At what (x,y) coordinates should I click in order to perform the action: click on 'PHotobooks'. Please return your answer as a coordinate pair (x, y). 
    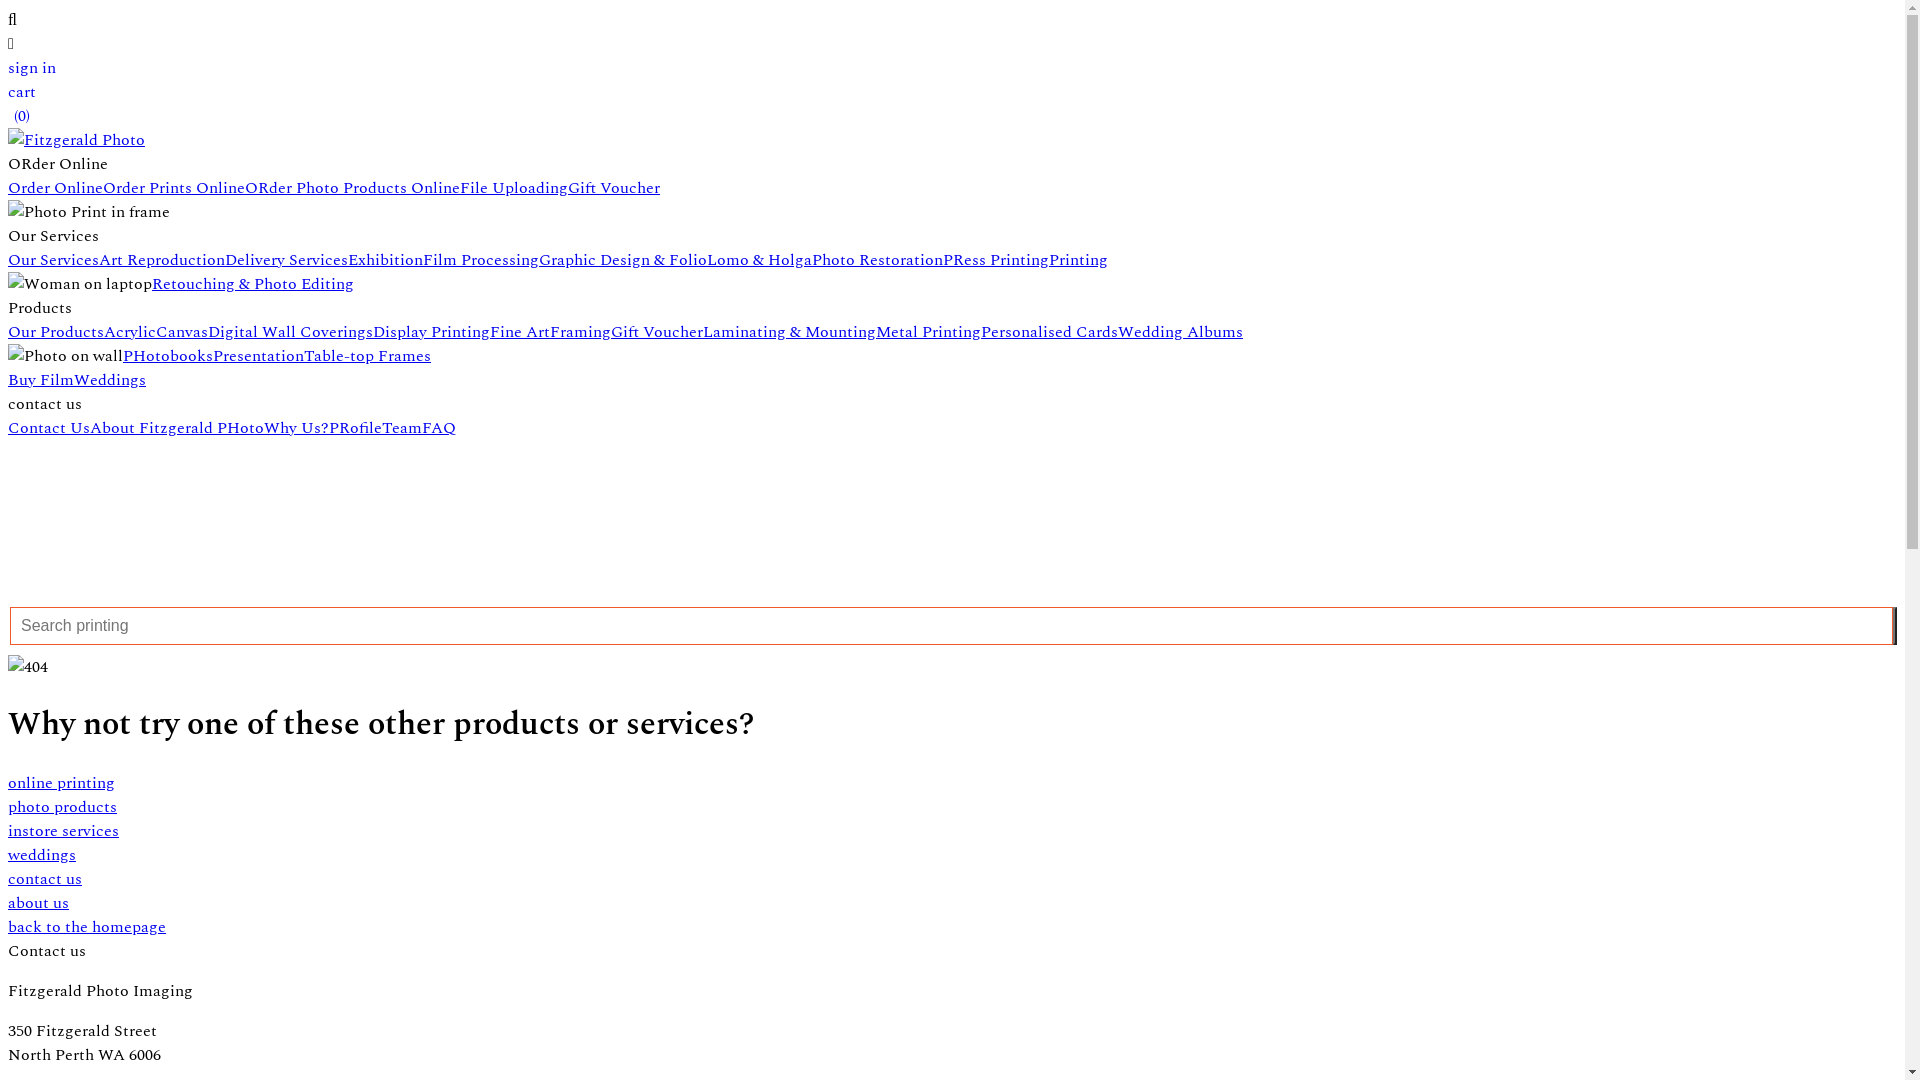
    Looking at the image, I should click on (168, 354).